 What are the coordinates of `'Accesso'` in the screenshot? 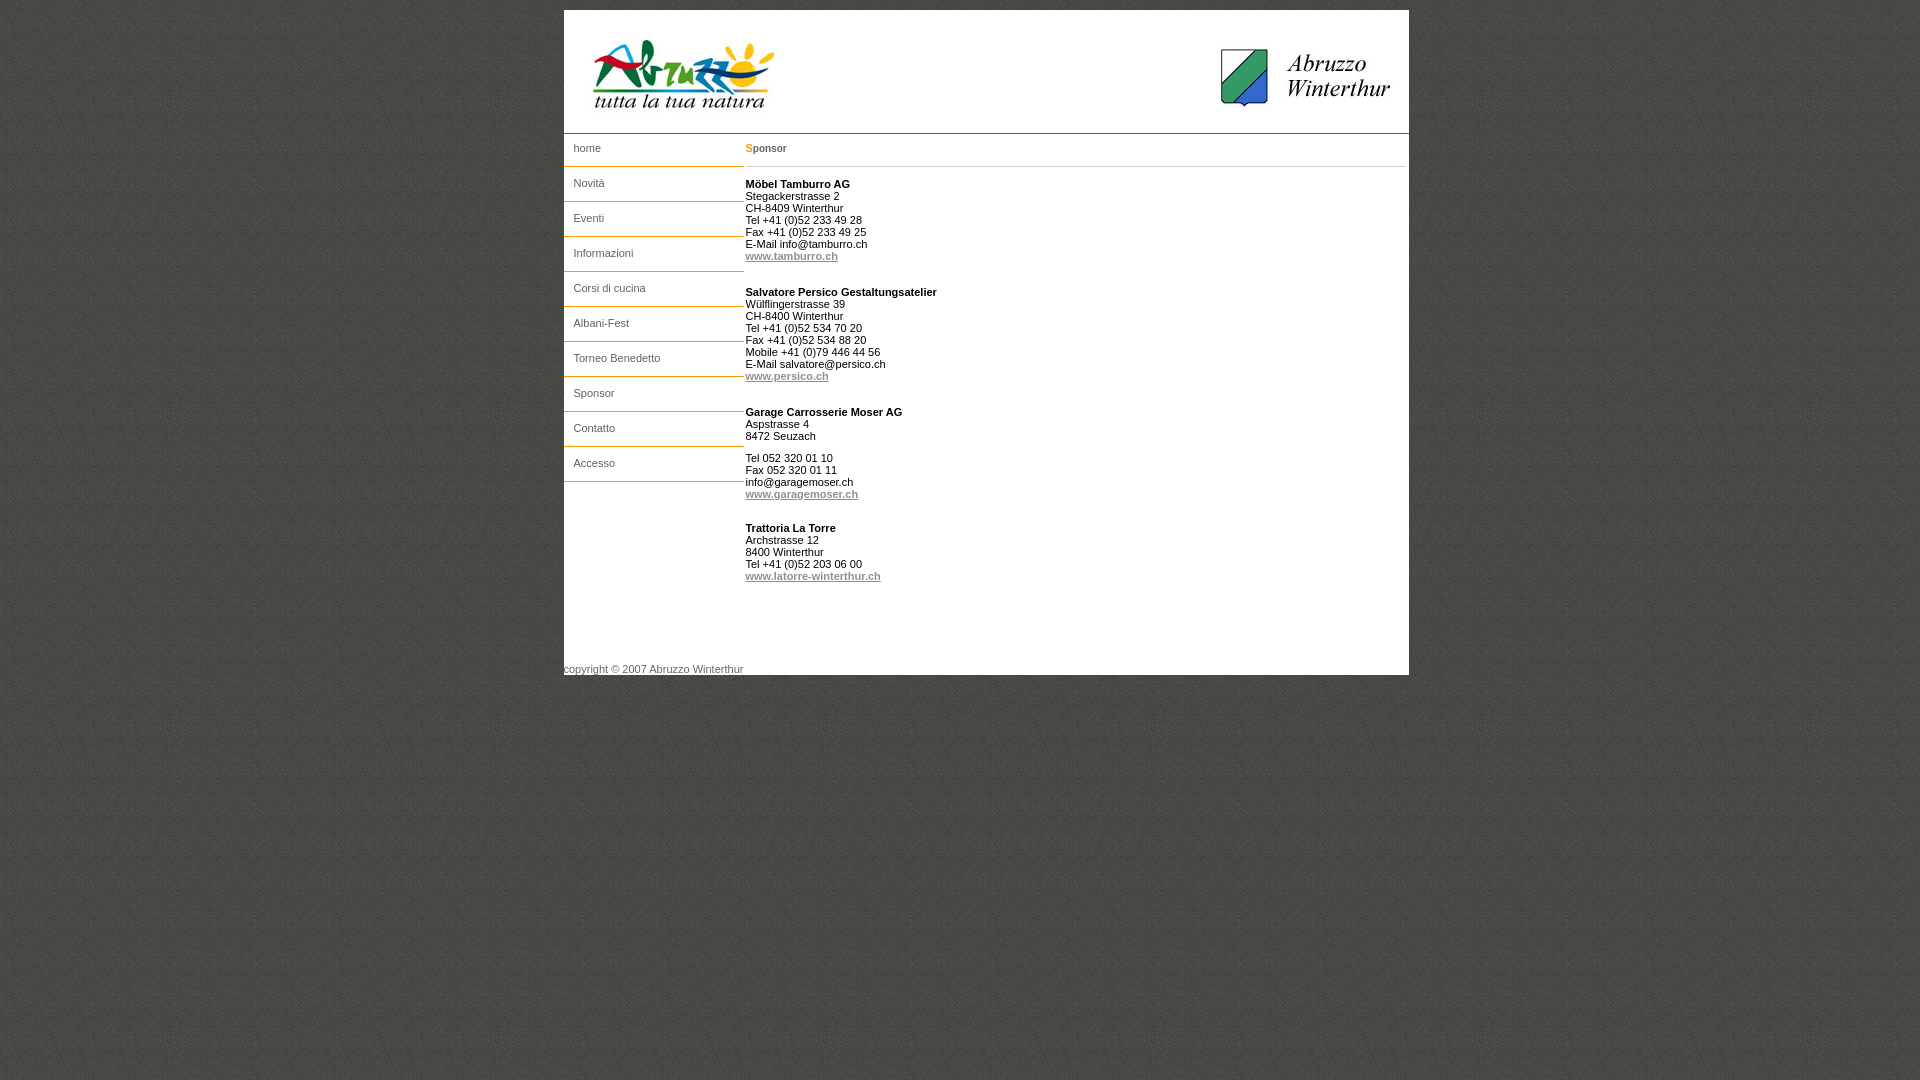 It's located at (653, 465).